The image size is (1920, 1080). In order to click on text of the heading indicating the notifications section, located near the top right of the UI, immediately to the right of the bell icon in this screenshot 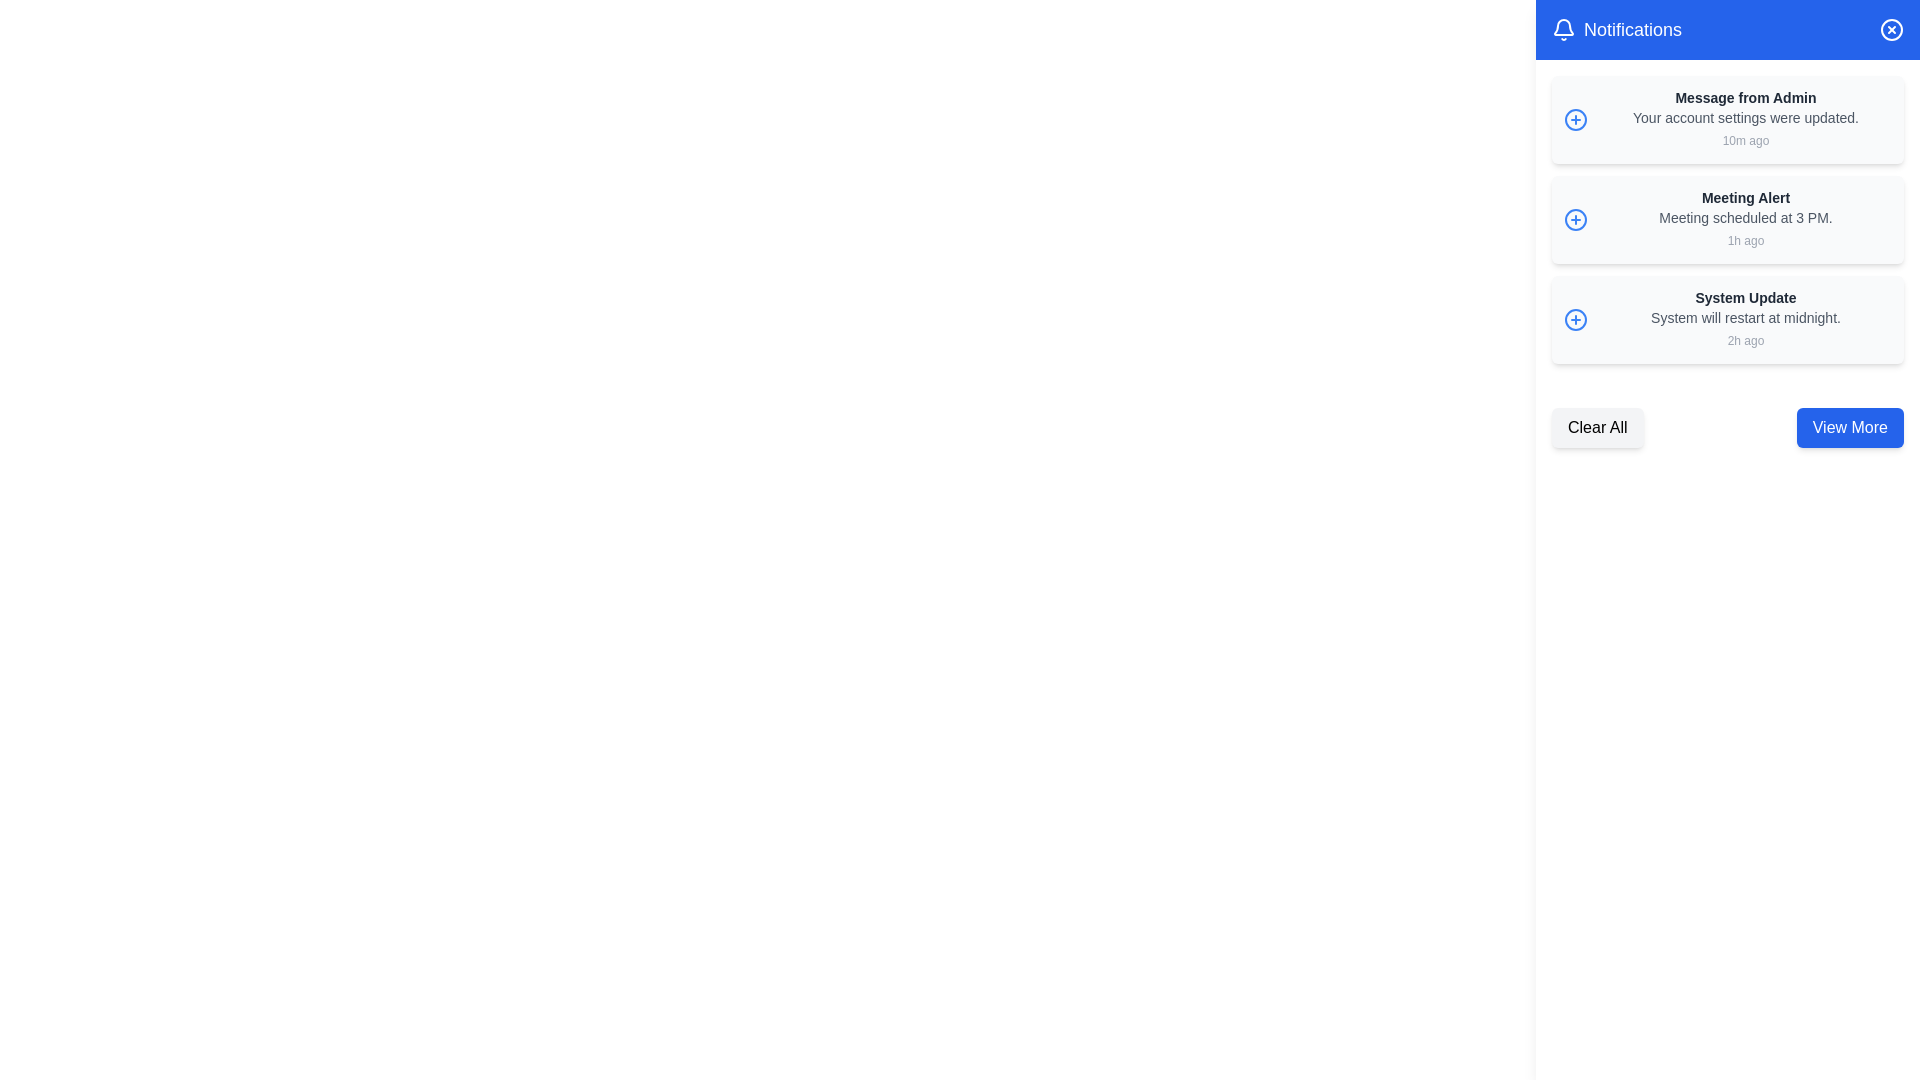, I will do `click(1632, 30)`.